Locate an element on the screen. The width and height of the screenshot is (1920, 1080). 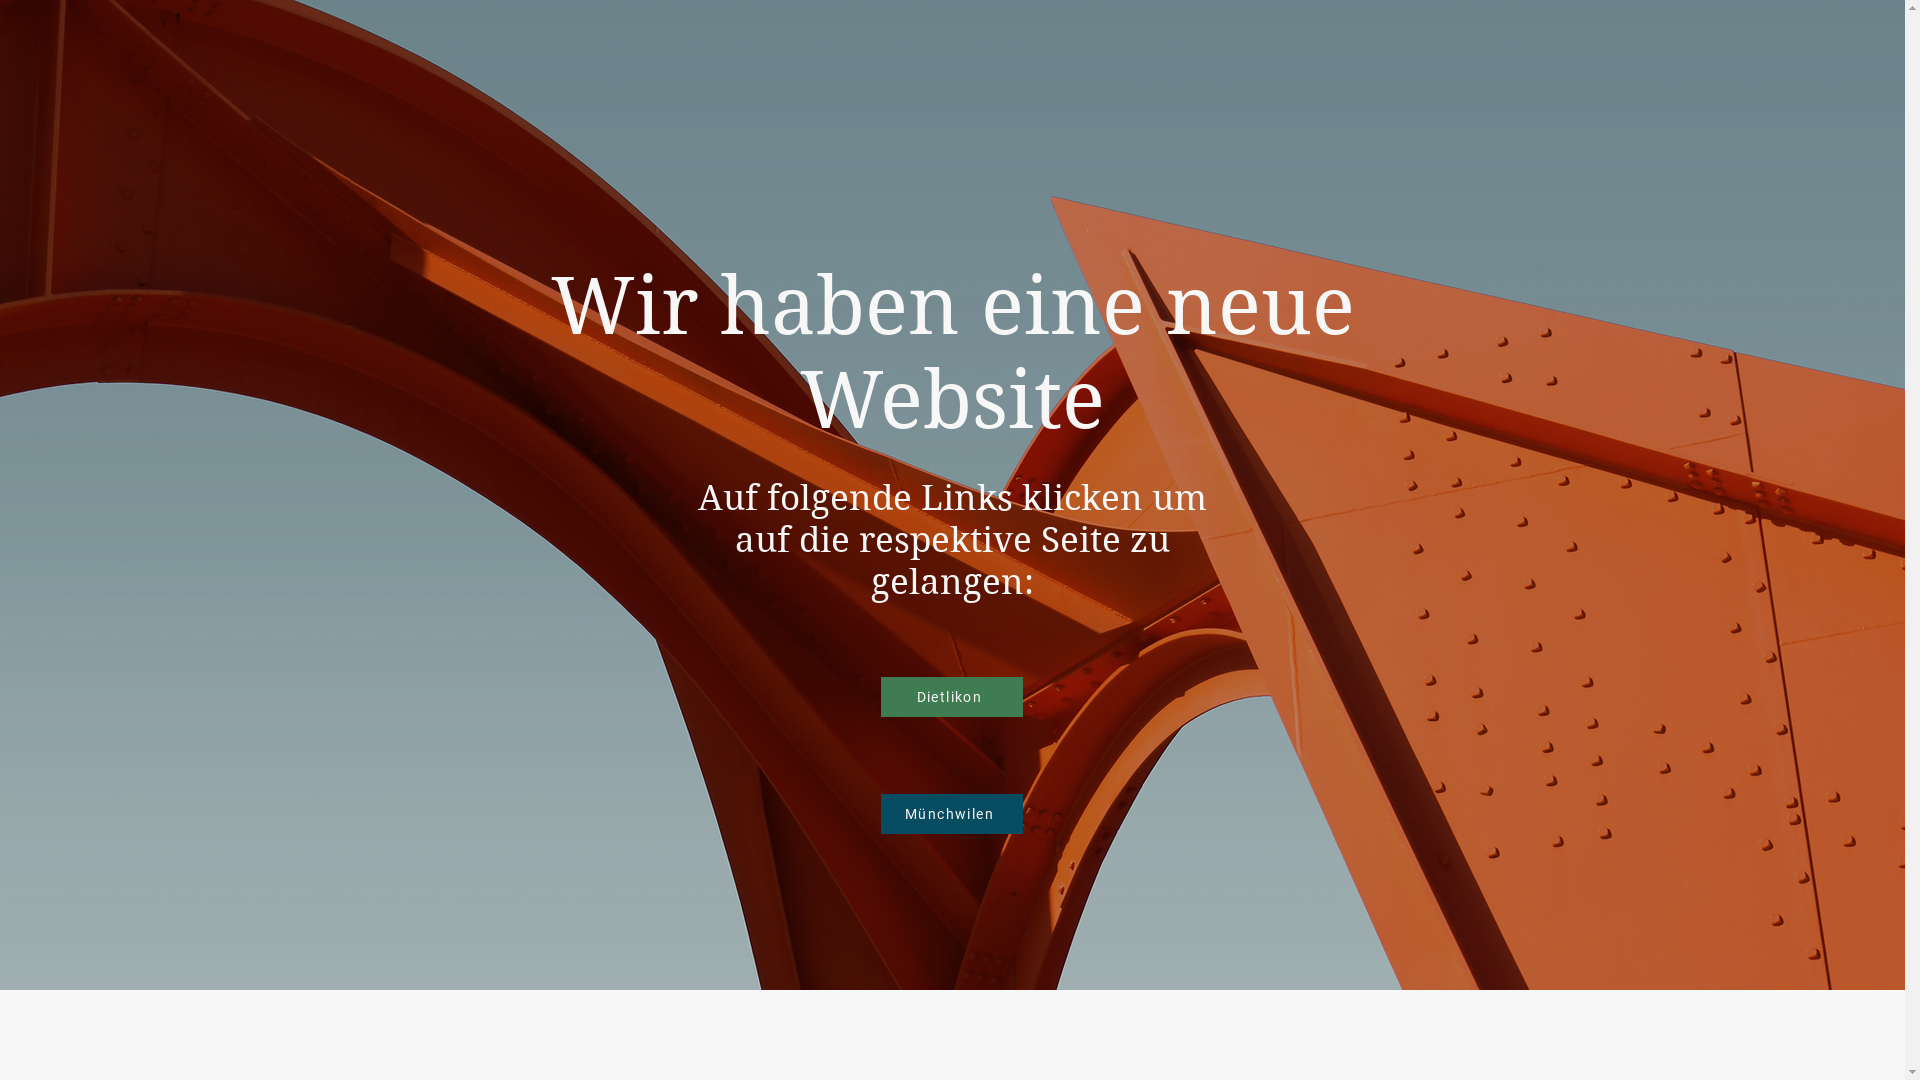
'Dietlikon' is located at coordinates (949, 696).